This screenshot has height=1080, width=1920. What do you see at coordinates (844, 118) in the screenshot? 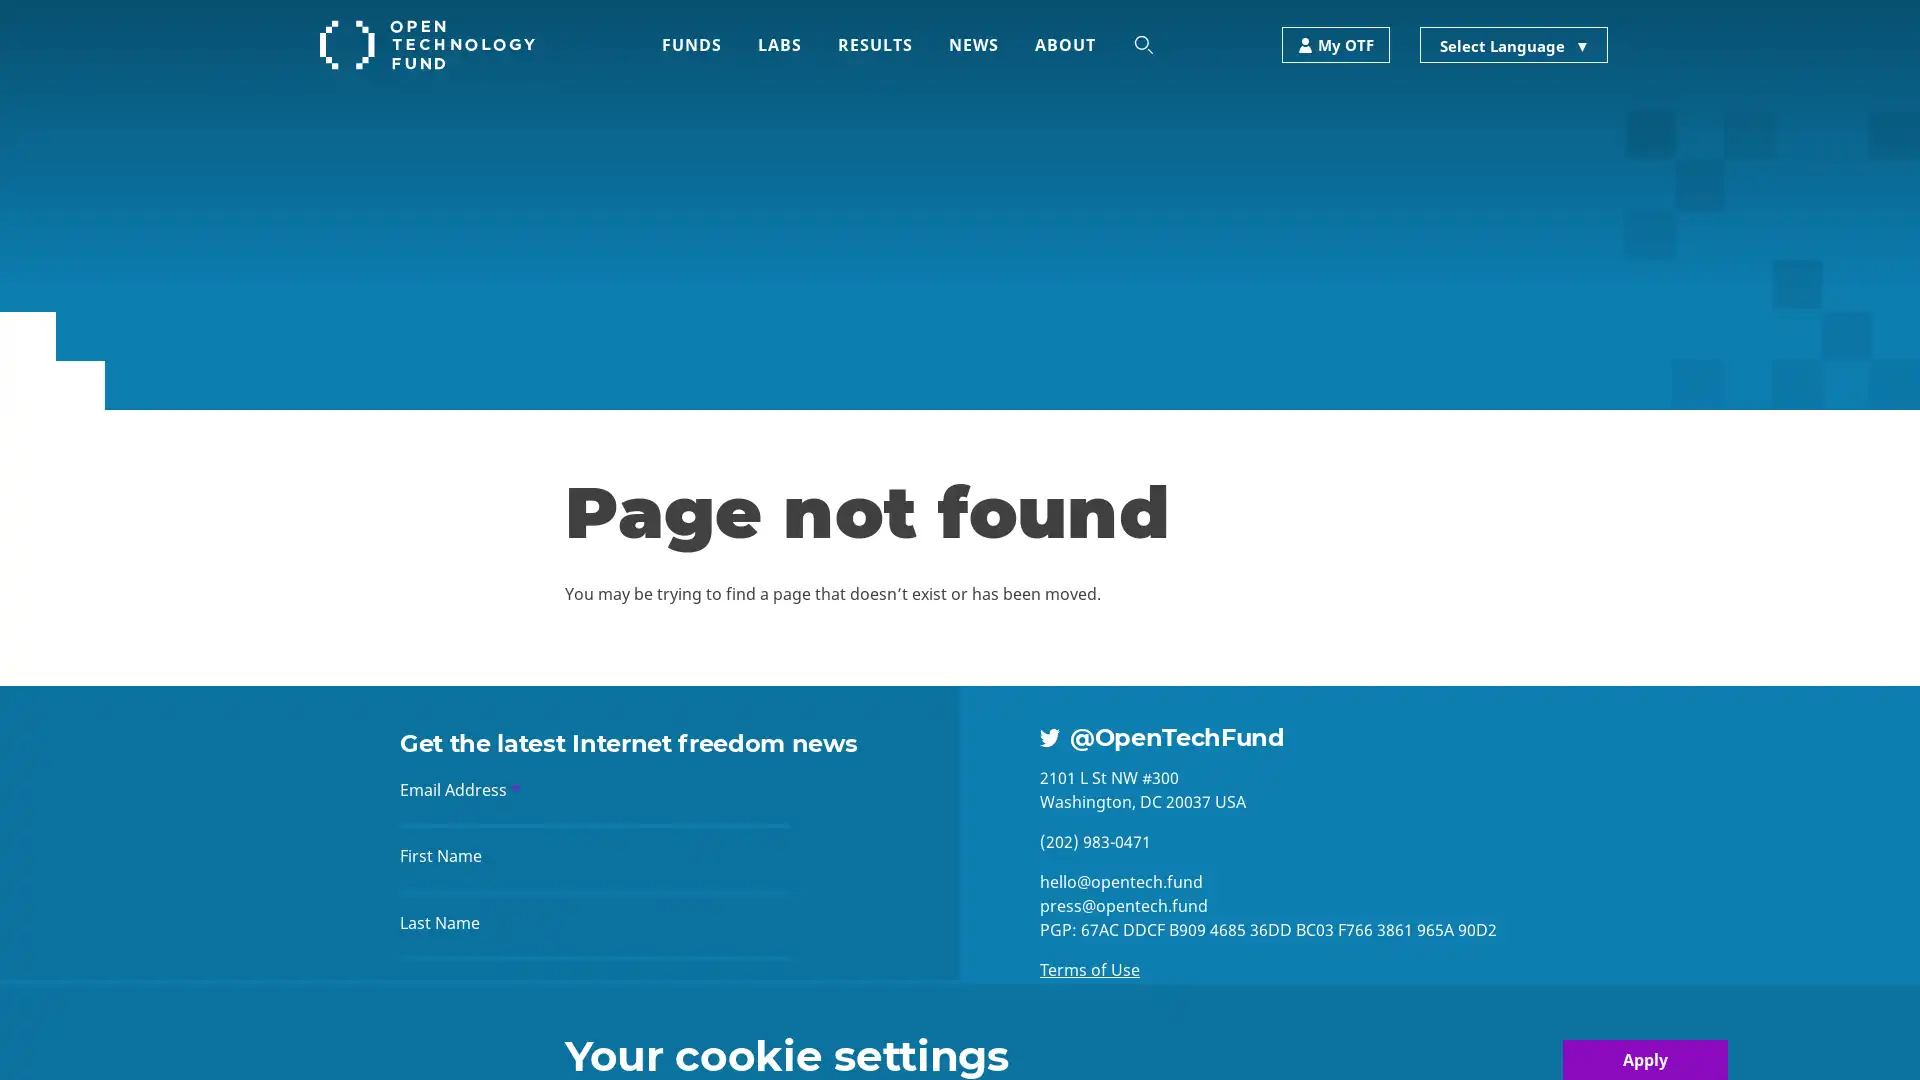
I see `Search` at bounding box center [844, 118].